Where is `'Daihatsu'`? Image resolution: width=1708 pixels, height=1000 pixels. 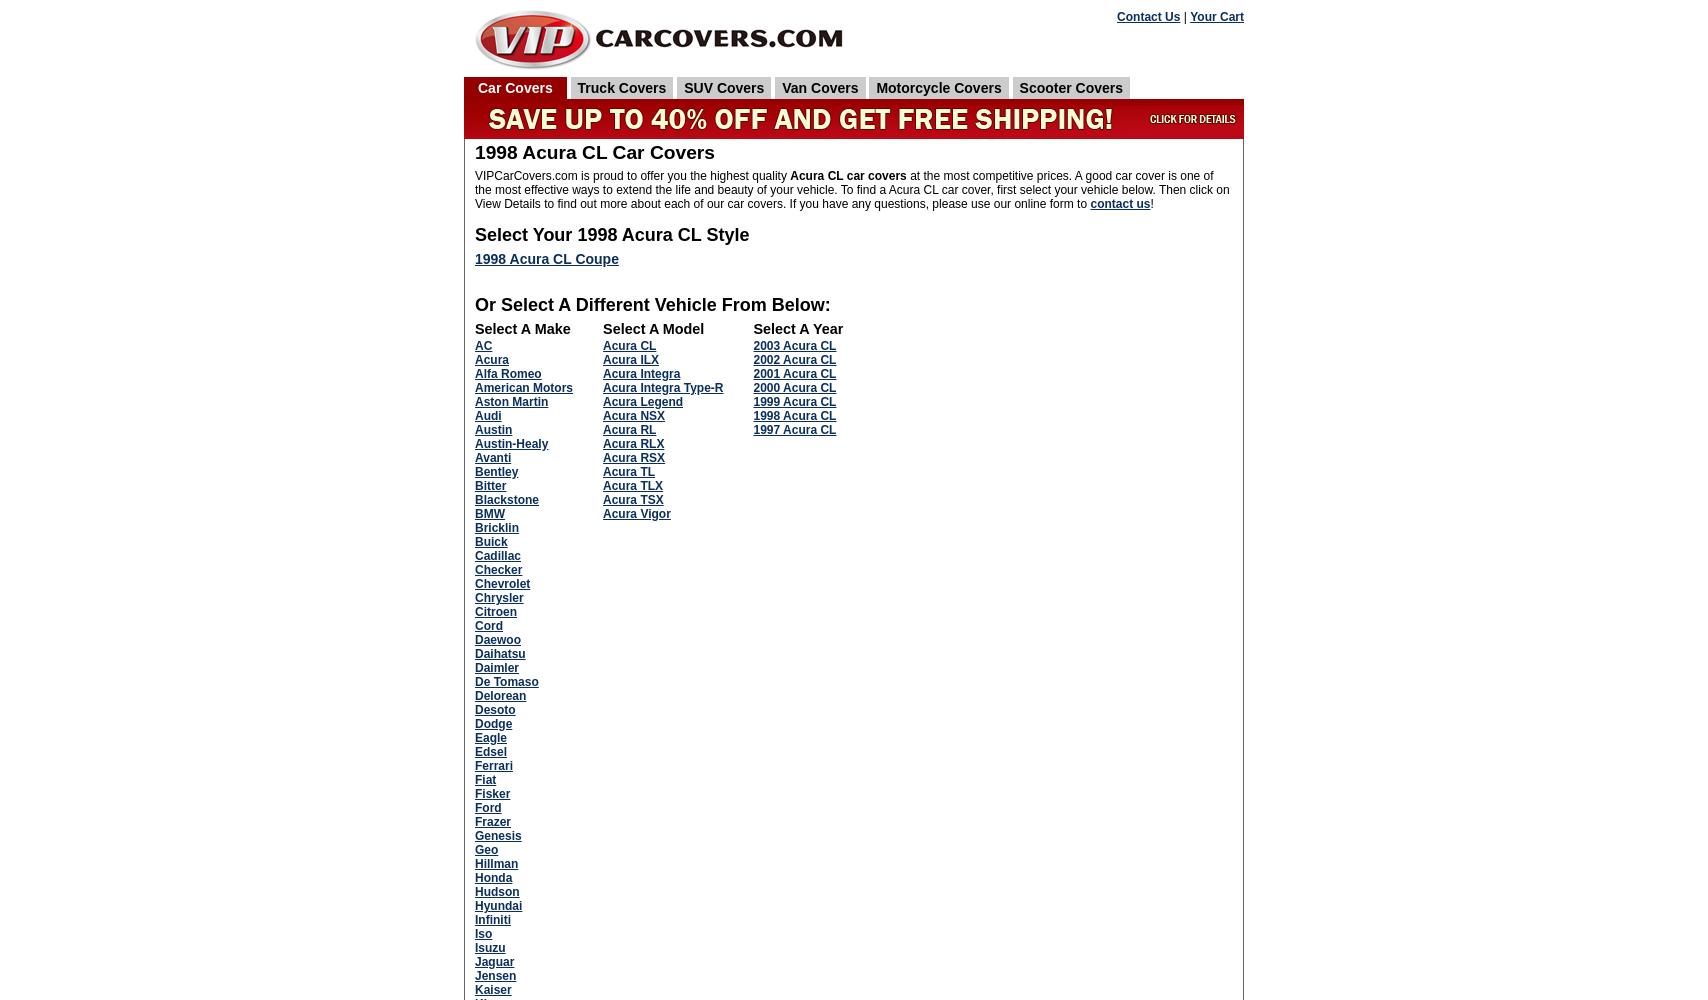
'Daihatsu' is located at coordinates (499, 653).